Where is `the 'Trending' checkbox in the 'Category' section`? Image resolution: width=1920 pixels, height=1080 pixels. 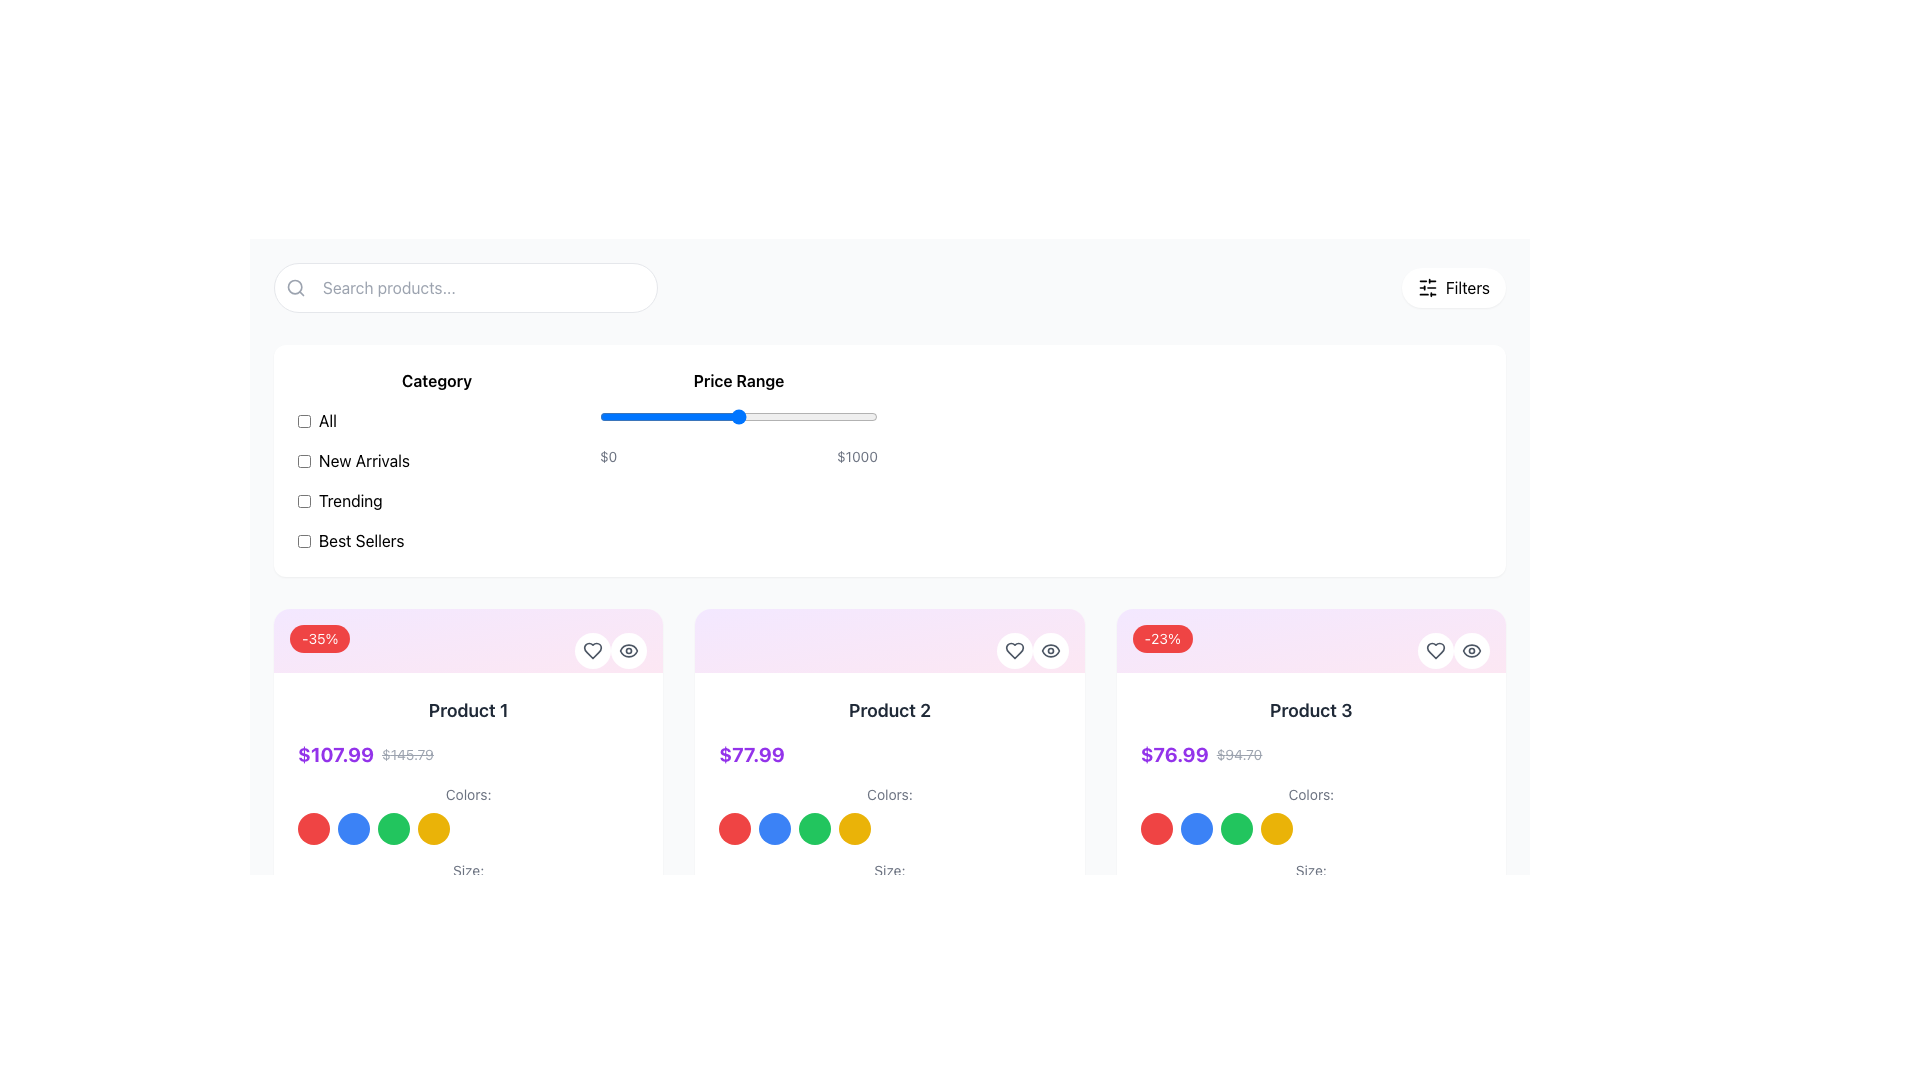
the 'Trending' checkbox in the 'Category' section is located at coordinates (435, 500).